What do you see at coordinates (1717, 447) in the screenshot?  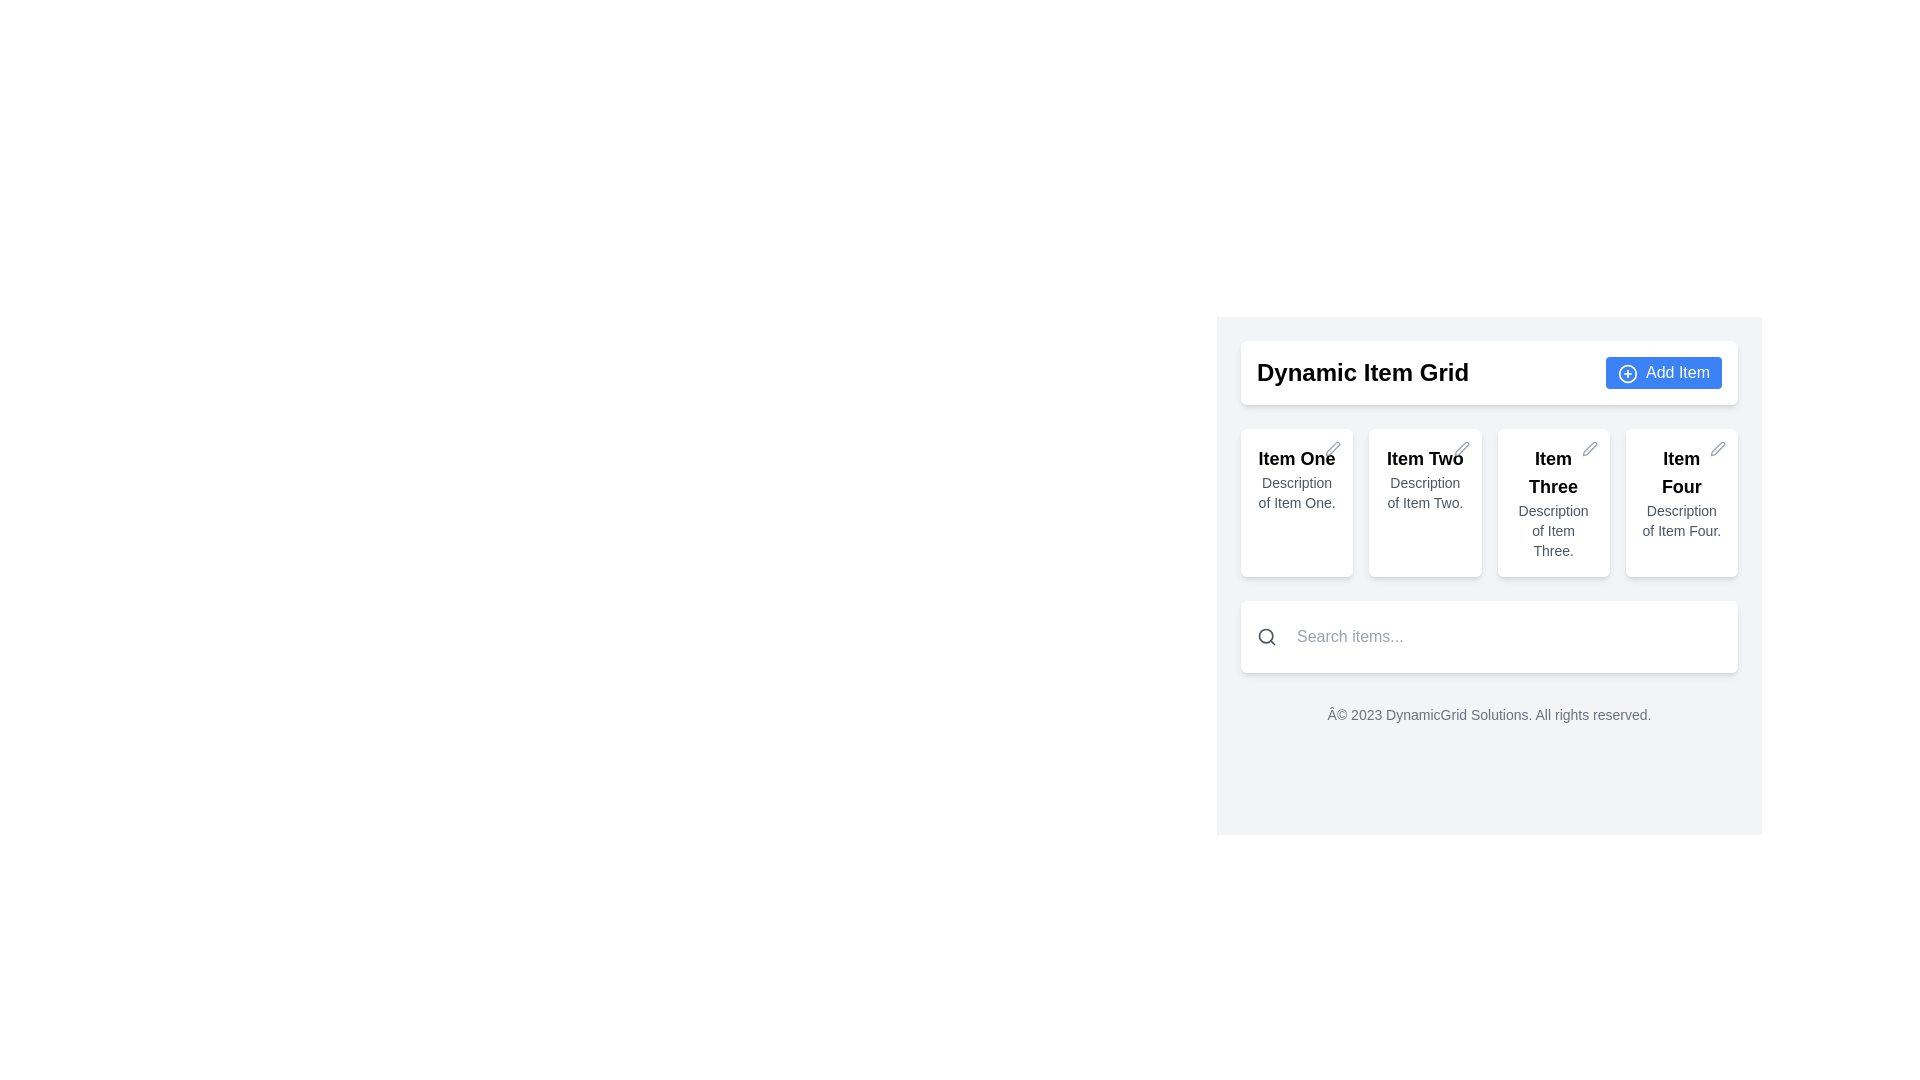 I see `the edit icon located in the top-right corner of the 'Item Four' card` at bounding box center [1717, 447].